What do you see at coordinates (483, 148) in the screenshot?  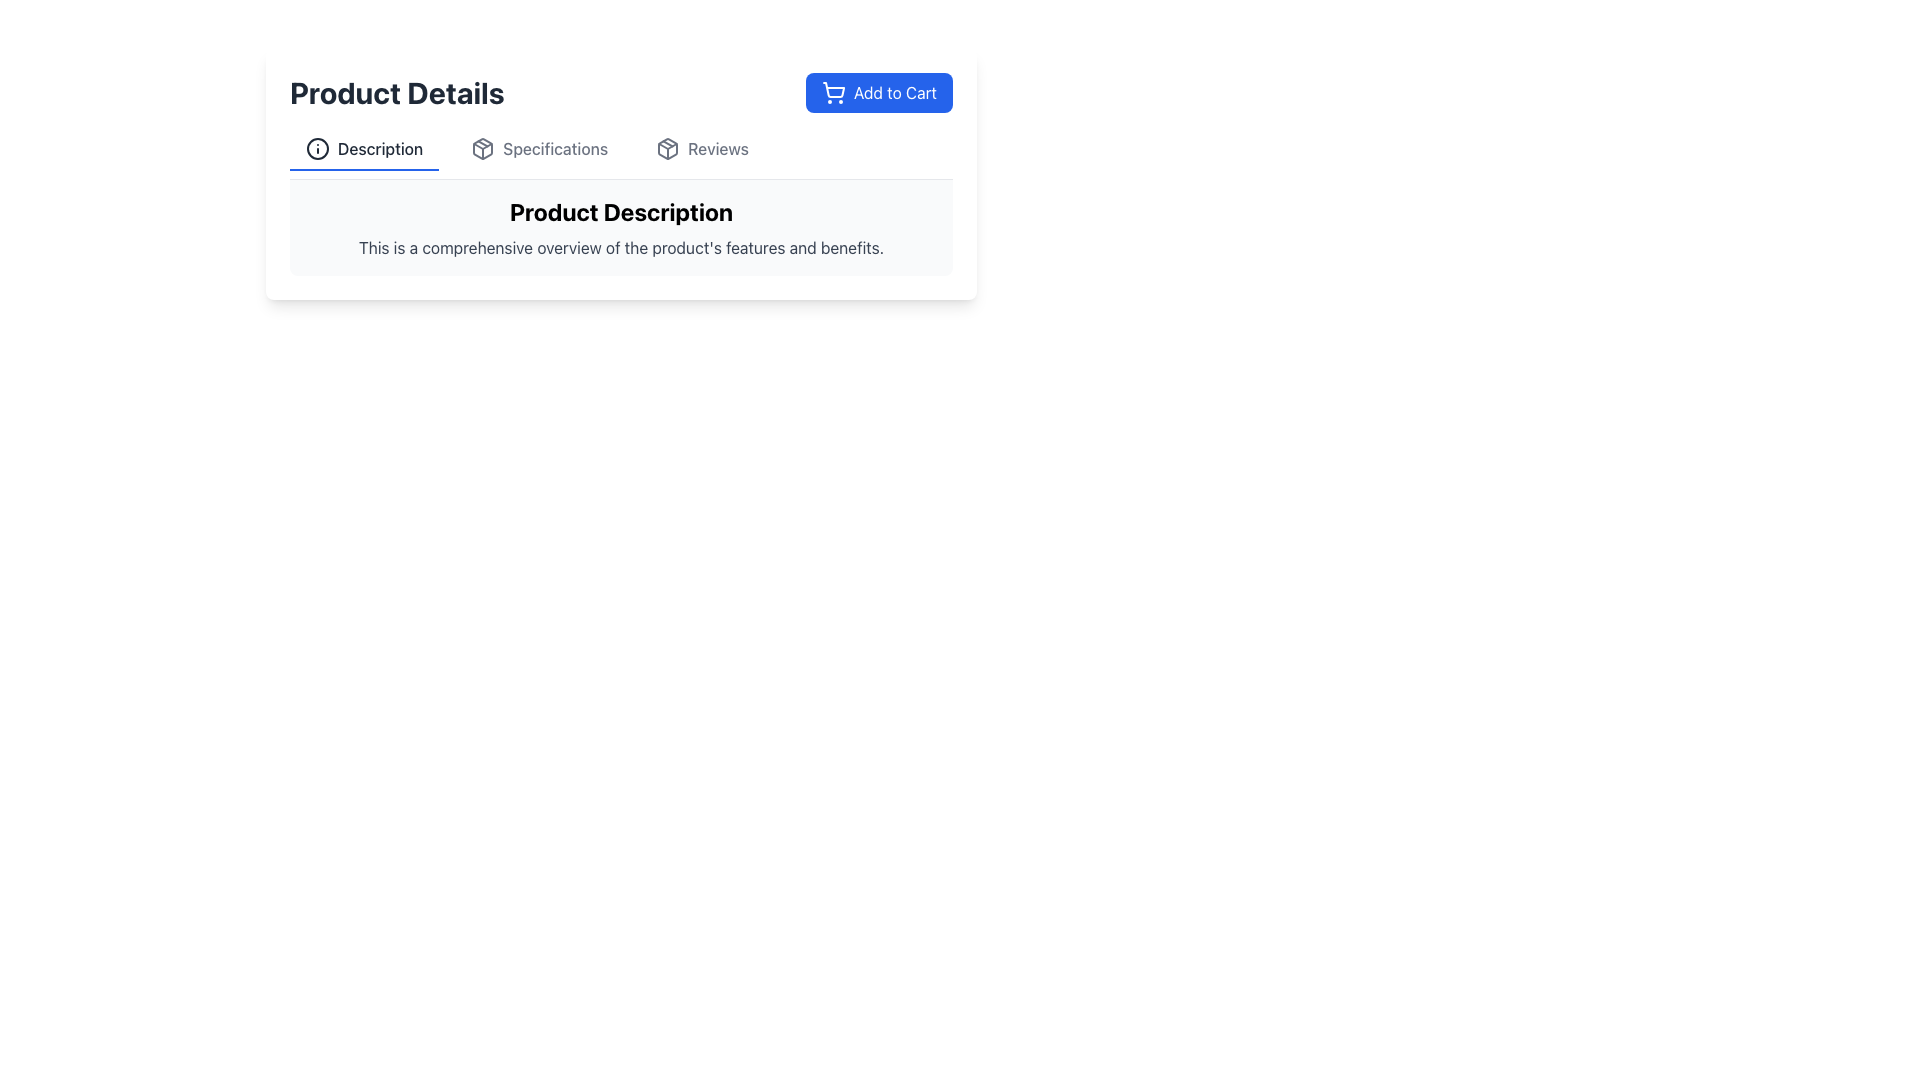 I see `the package-like box icon, which is the second element in the horizontal navigation bar under 'Product Details', positioned to the right of the 'Description' label` at bounding box center [483, 148].